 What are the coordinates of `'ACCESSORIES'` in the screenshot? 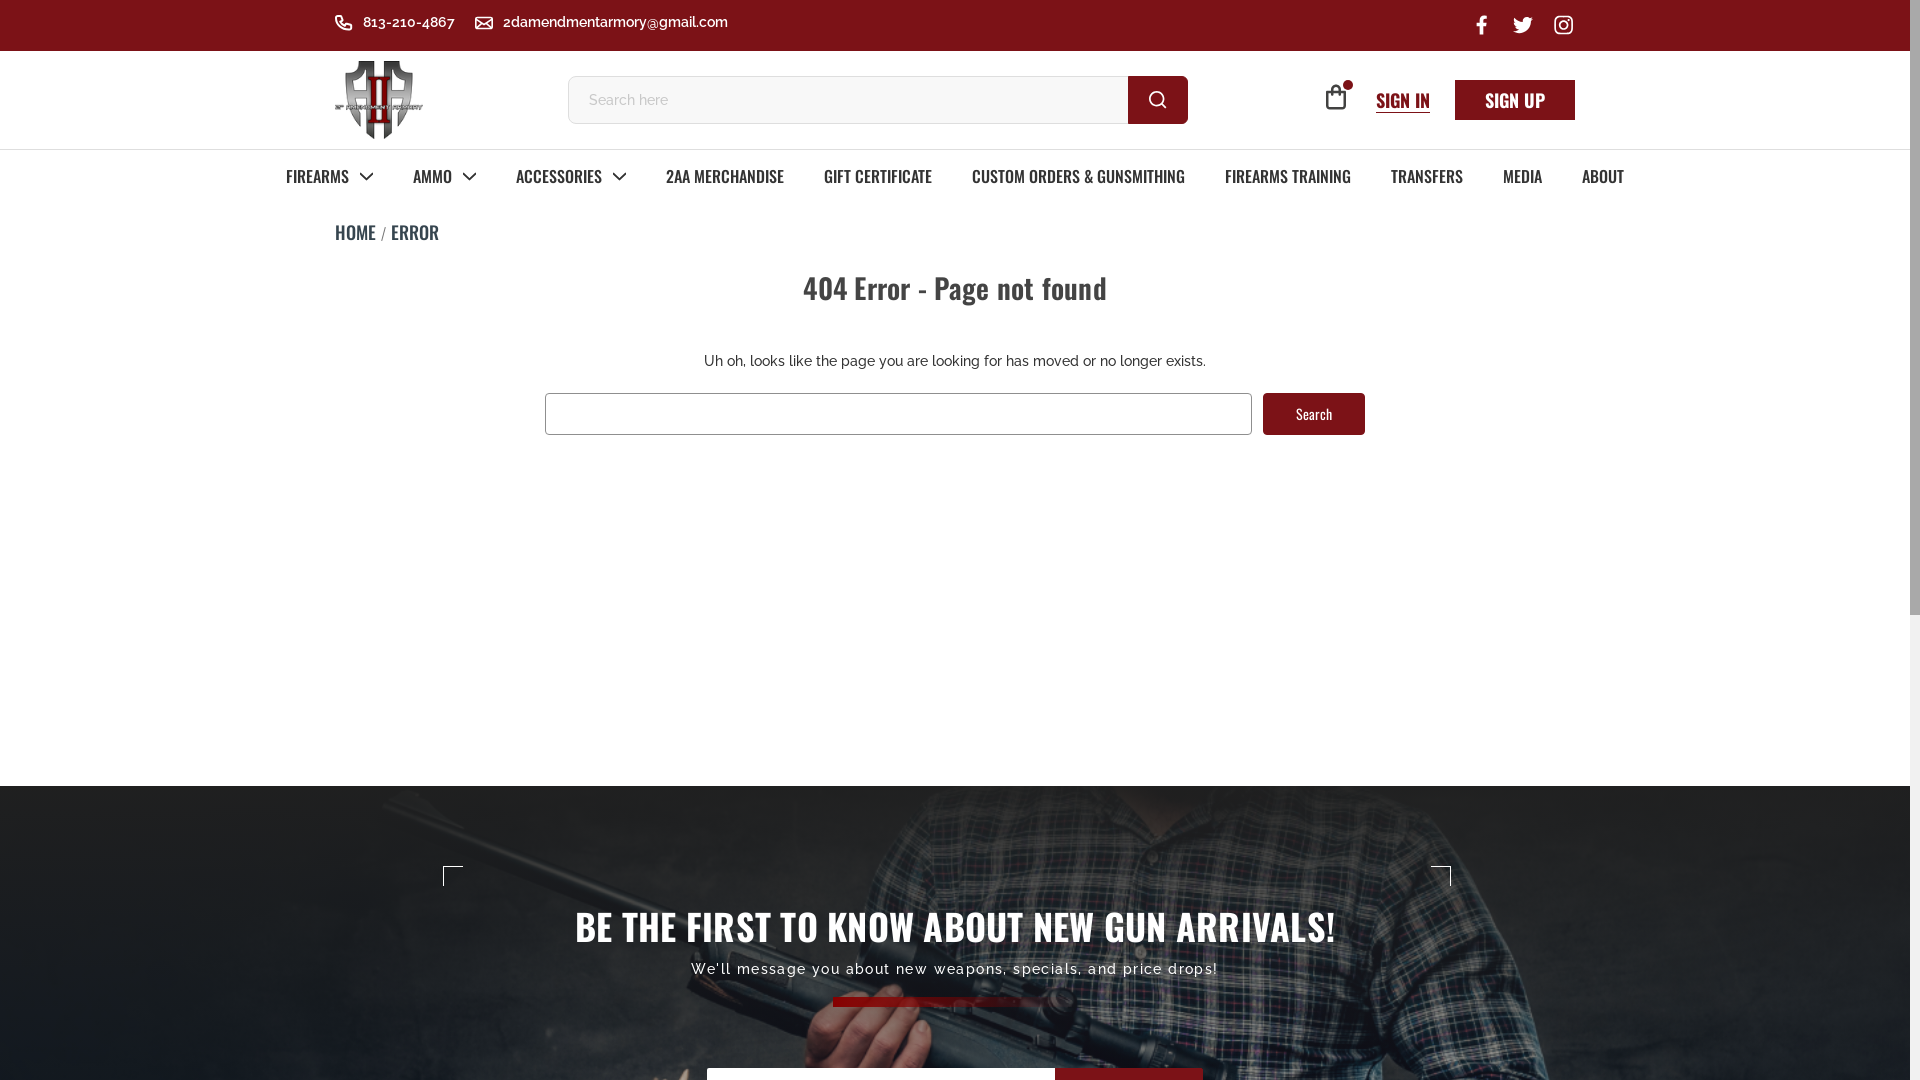 It's located at (570, 175).